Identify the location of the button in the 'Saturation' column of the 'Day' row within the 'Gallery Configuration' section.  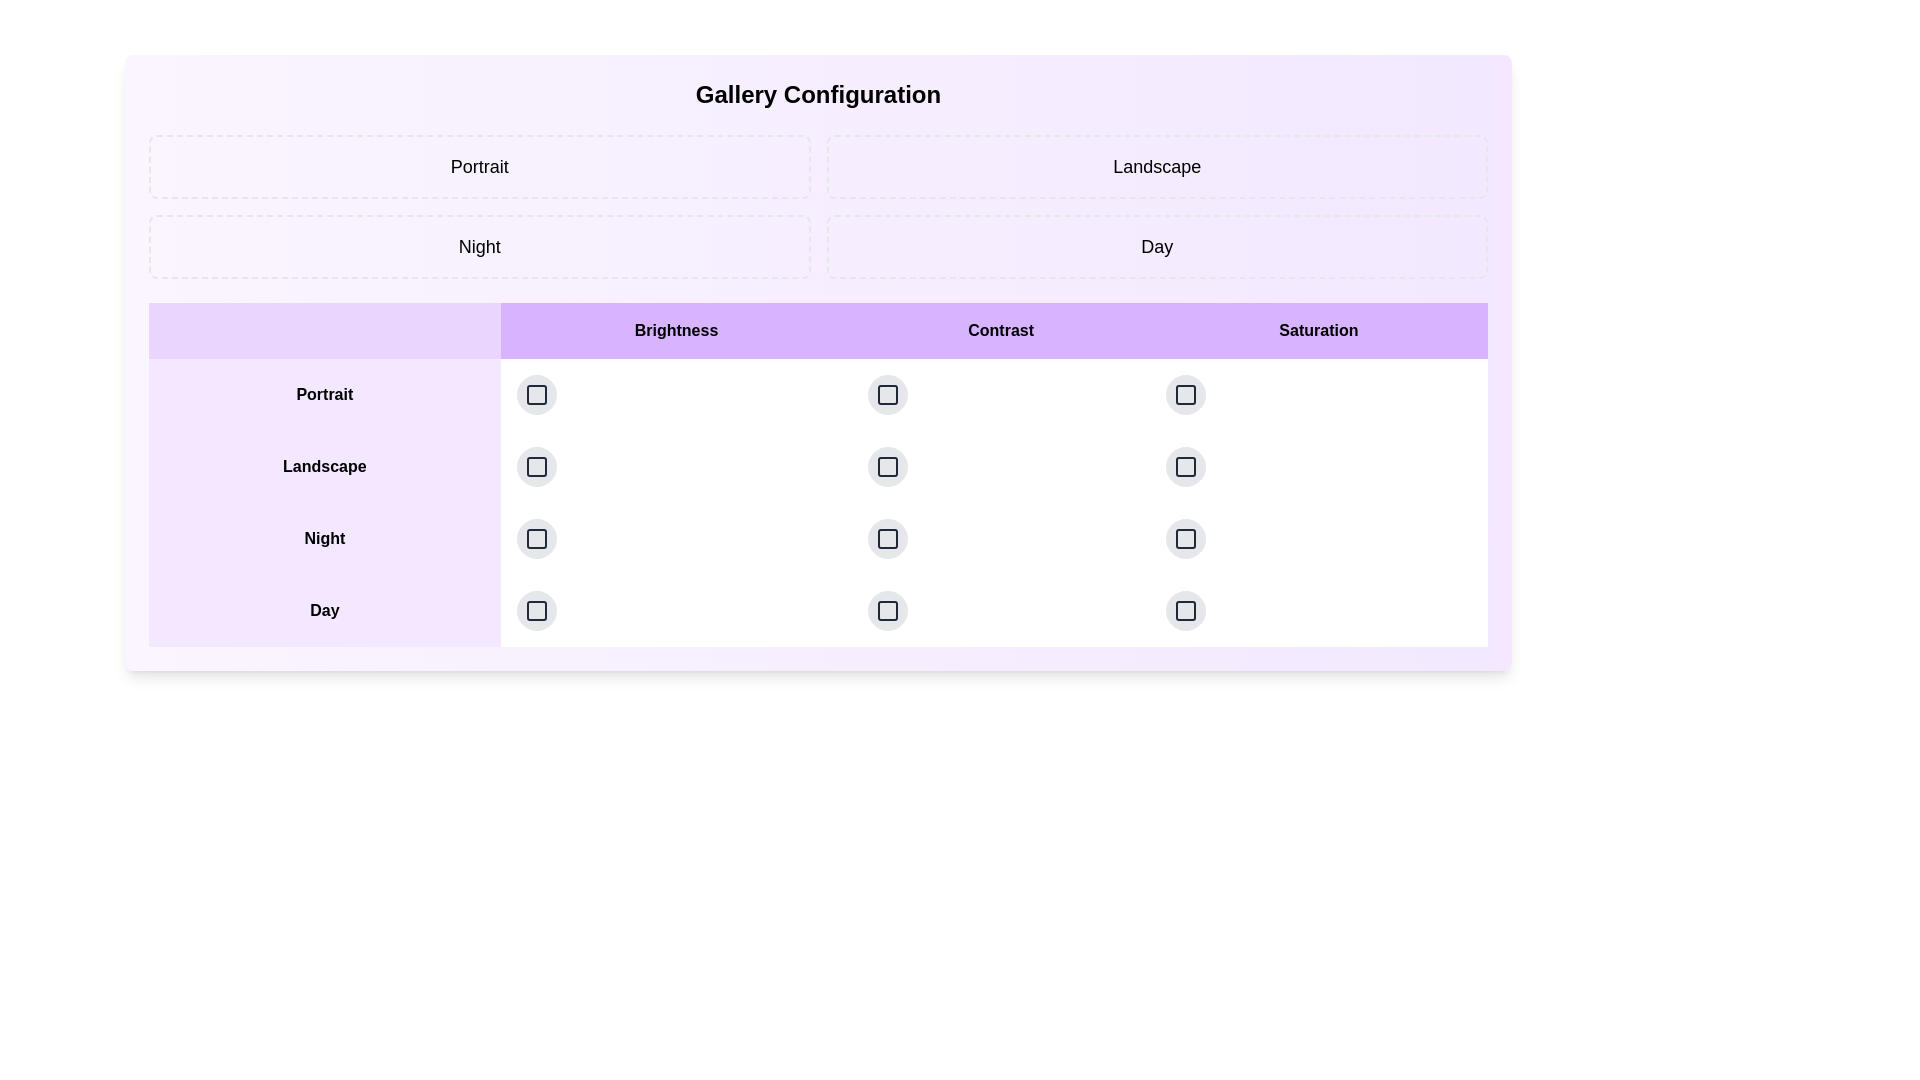
(1185, 609).